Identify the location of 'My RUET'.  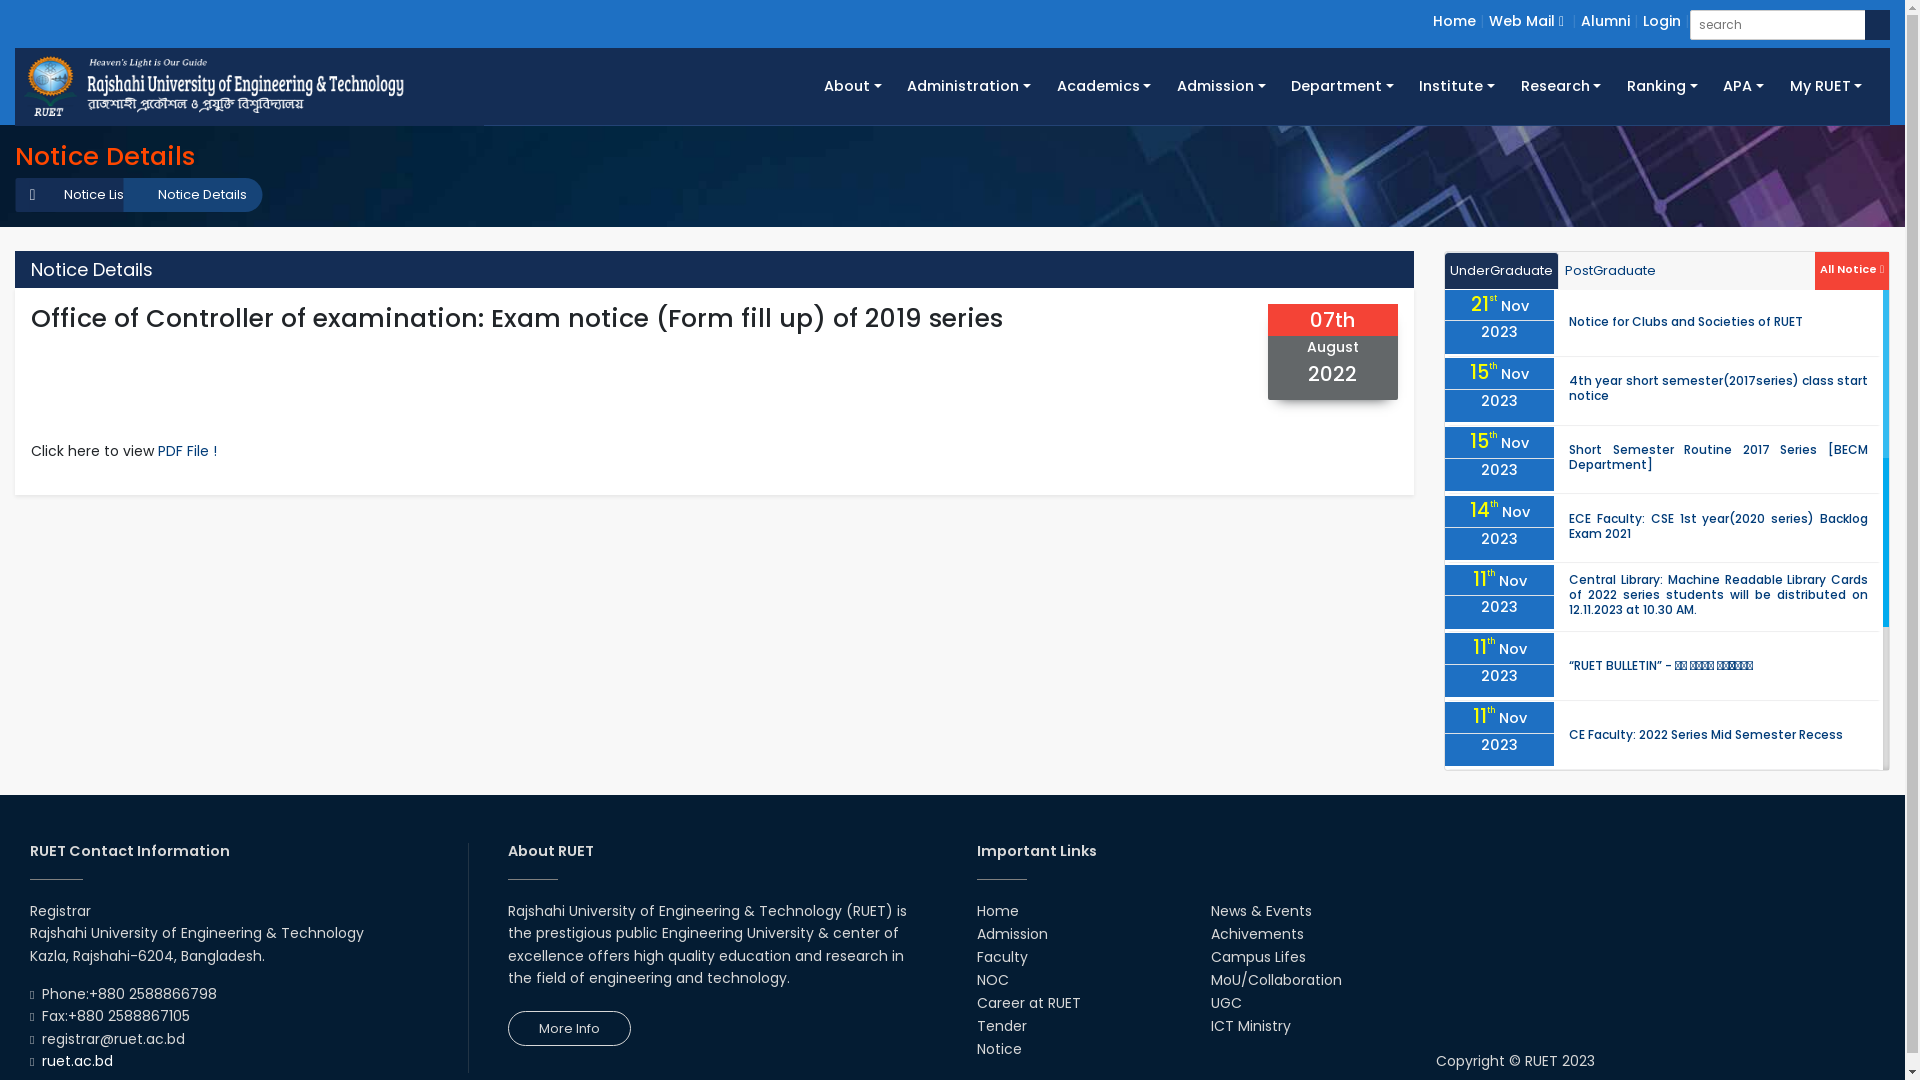
(1825, 85).